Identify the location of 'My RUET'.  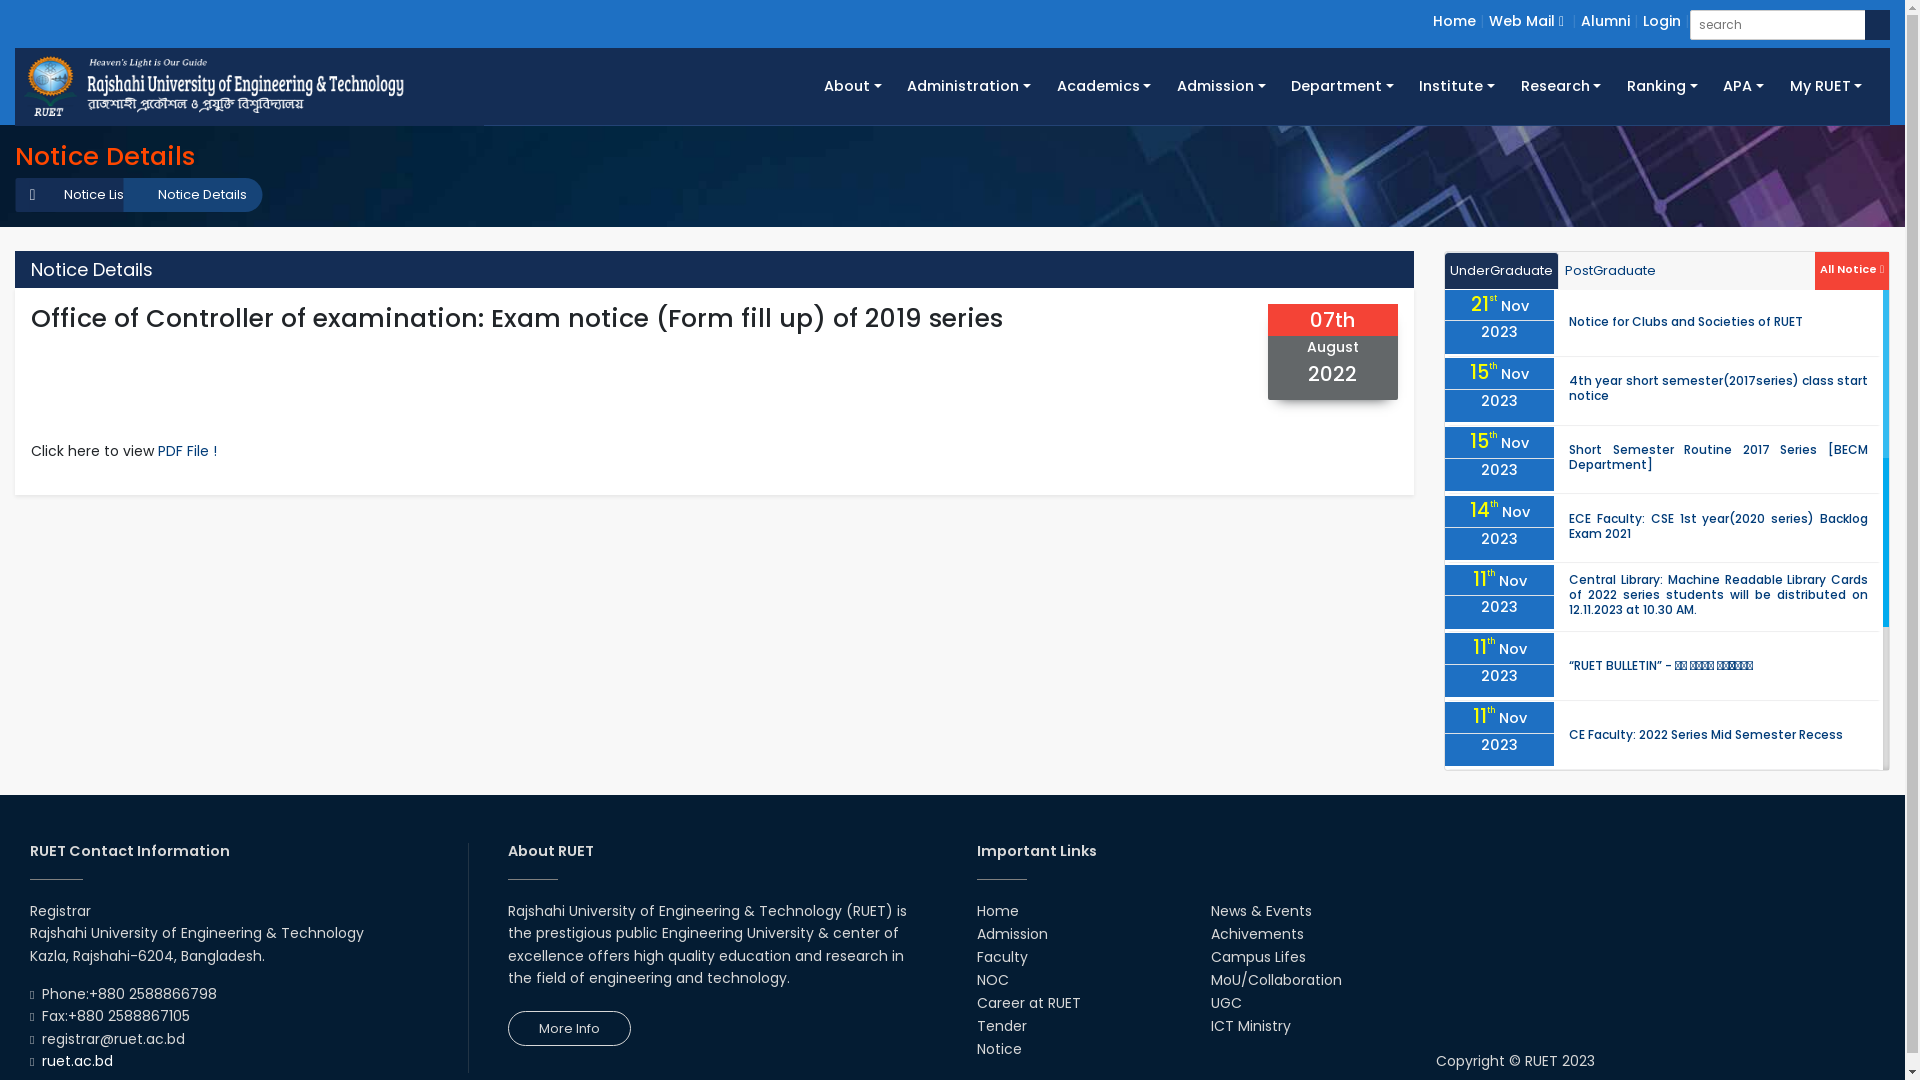
(1825, 85).